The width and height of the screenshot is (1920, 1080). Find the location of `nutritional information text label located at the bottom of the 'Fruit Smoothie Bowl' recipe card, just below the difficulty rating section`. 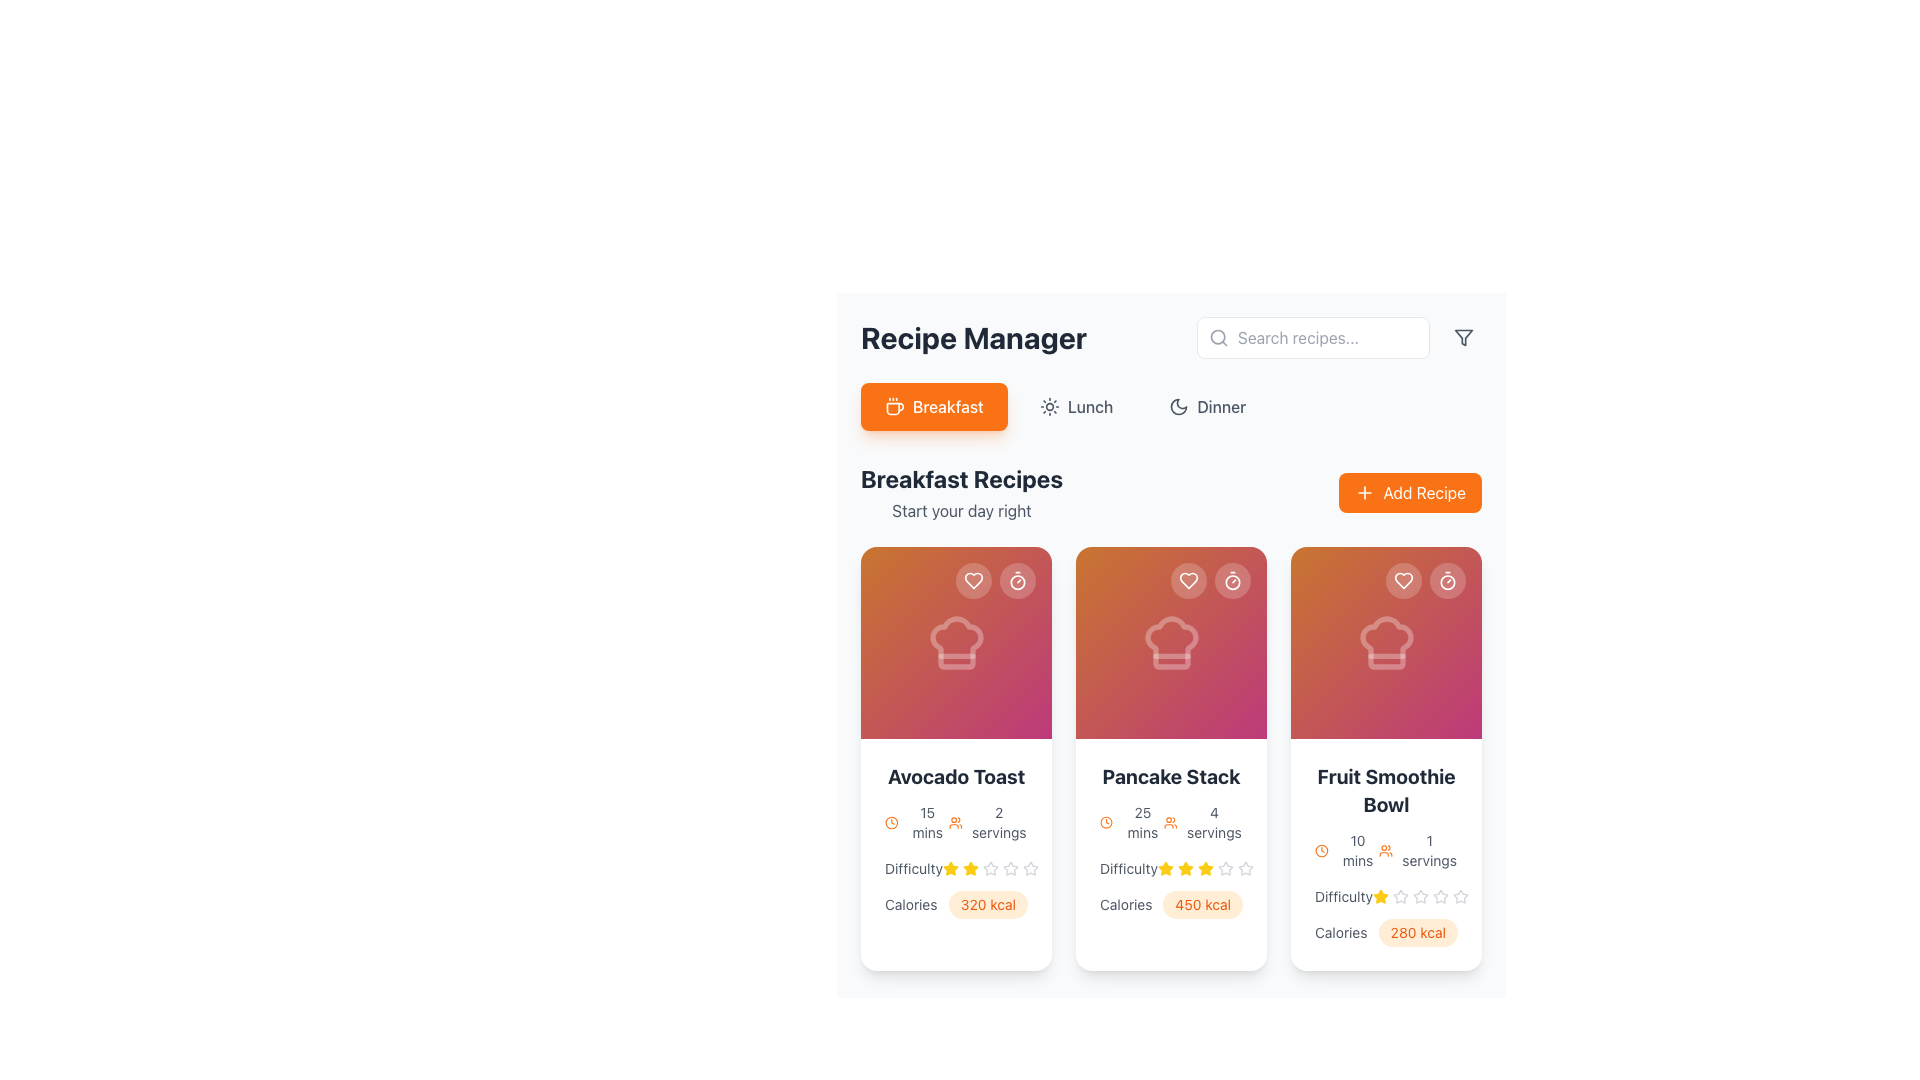

nutritional information text label located at the bottom of the 'Fruit Smoothie Bowl' recipe card, just below the difficulty rating section is located at coordinates (1385, 933).